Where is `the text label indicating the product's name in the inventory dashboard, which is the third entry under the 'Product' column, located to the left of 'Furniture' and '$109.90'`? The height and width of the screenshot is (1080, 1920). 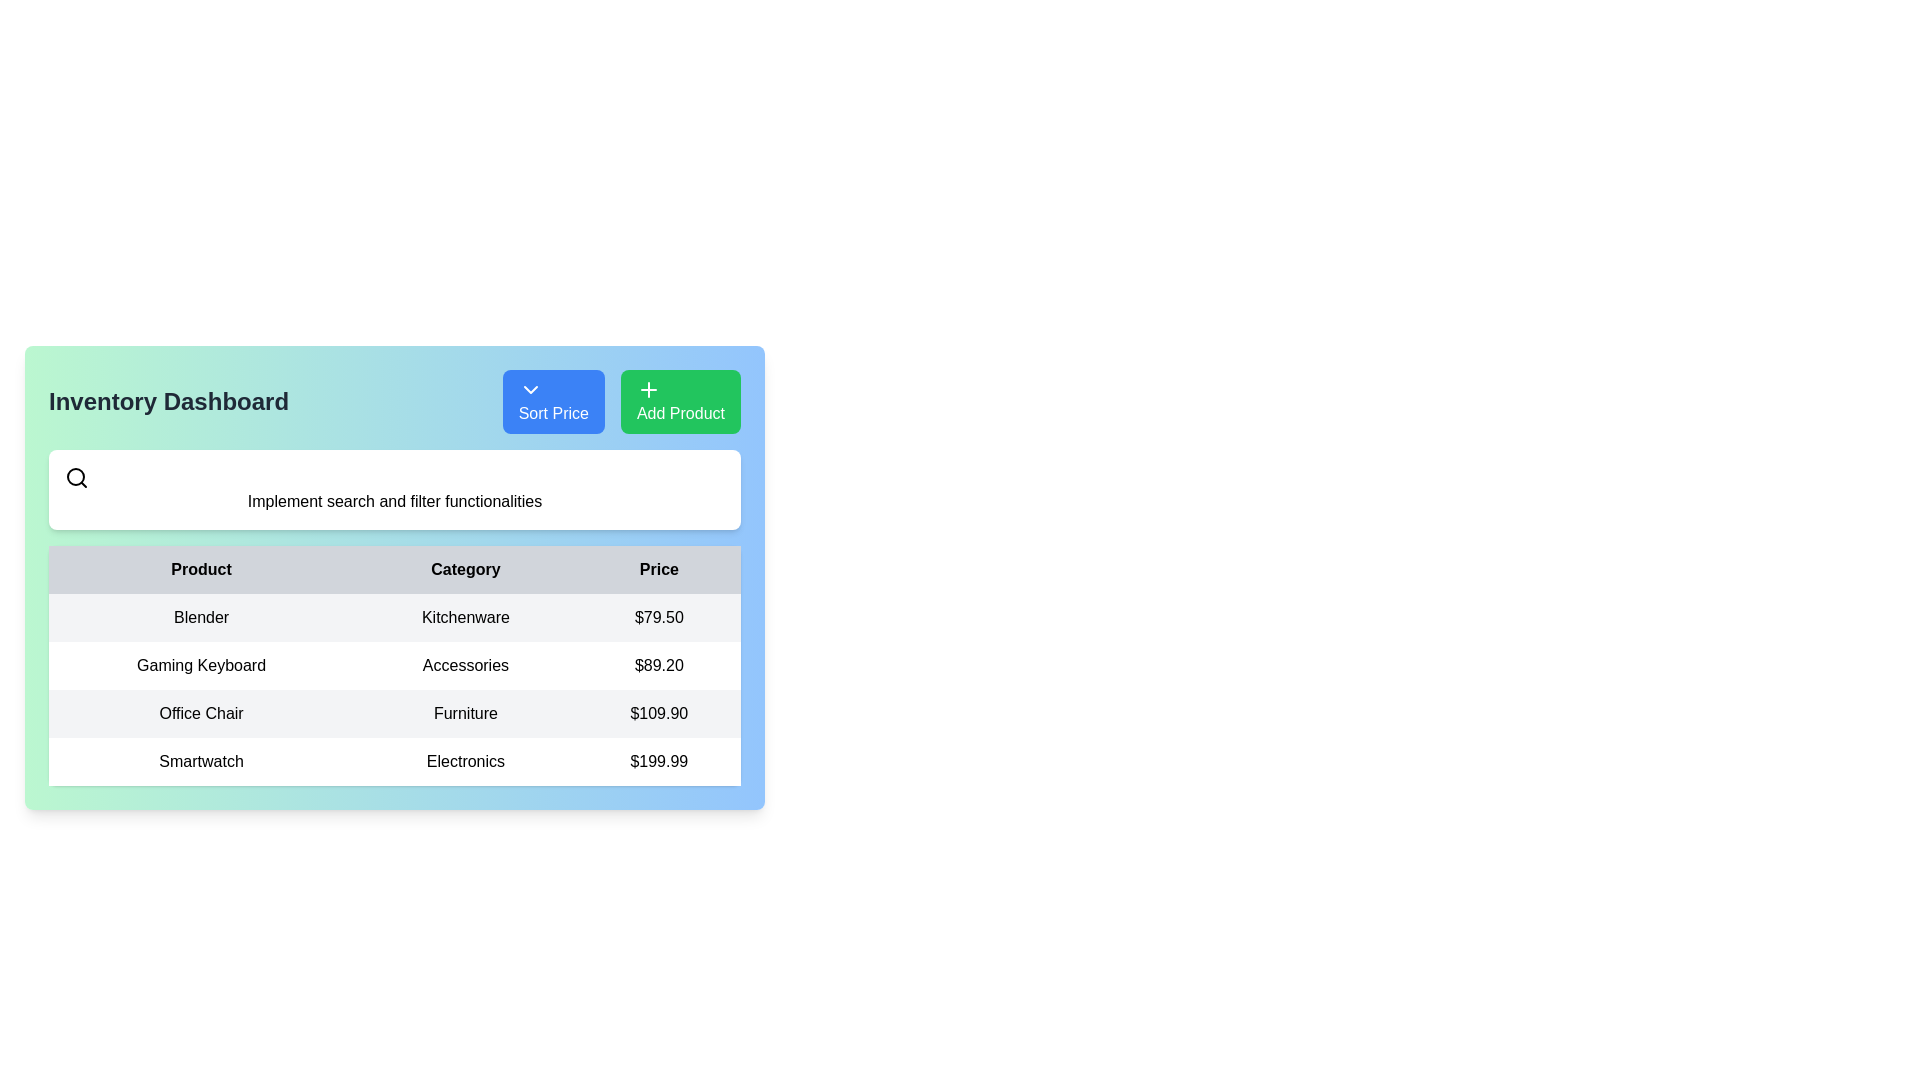
the text label indicating the product's name in the inventory dashboard, which is the third entry under the 'Product' column, located to the left of 'Furniture' and '$109.90' is located at coordinates (201, 712).